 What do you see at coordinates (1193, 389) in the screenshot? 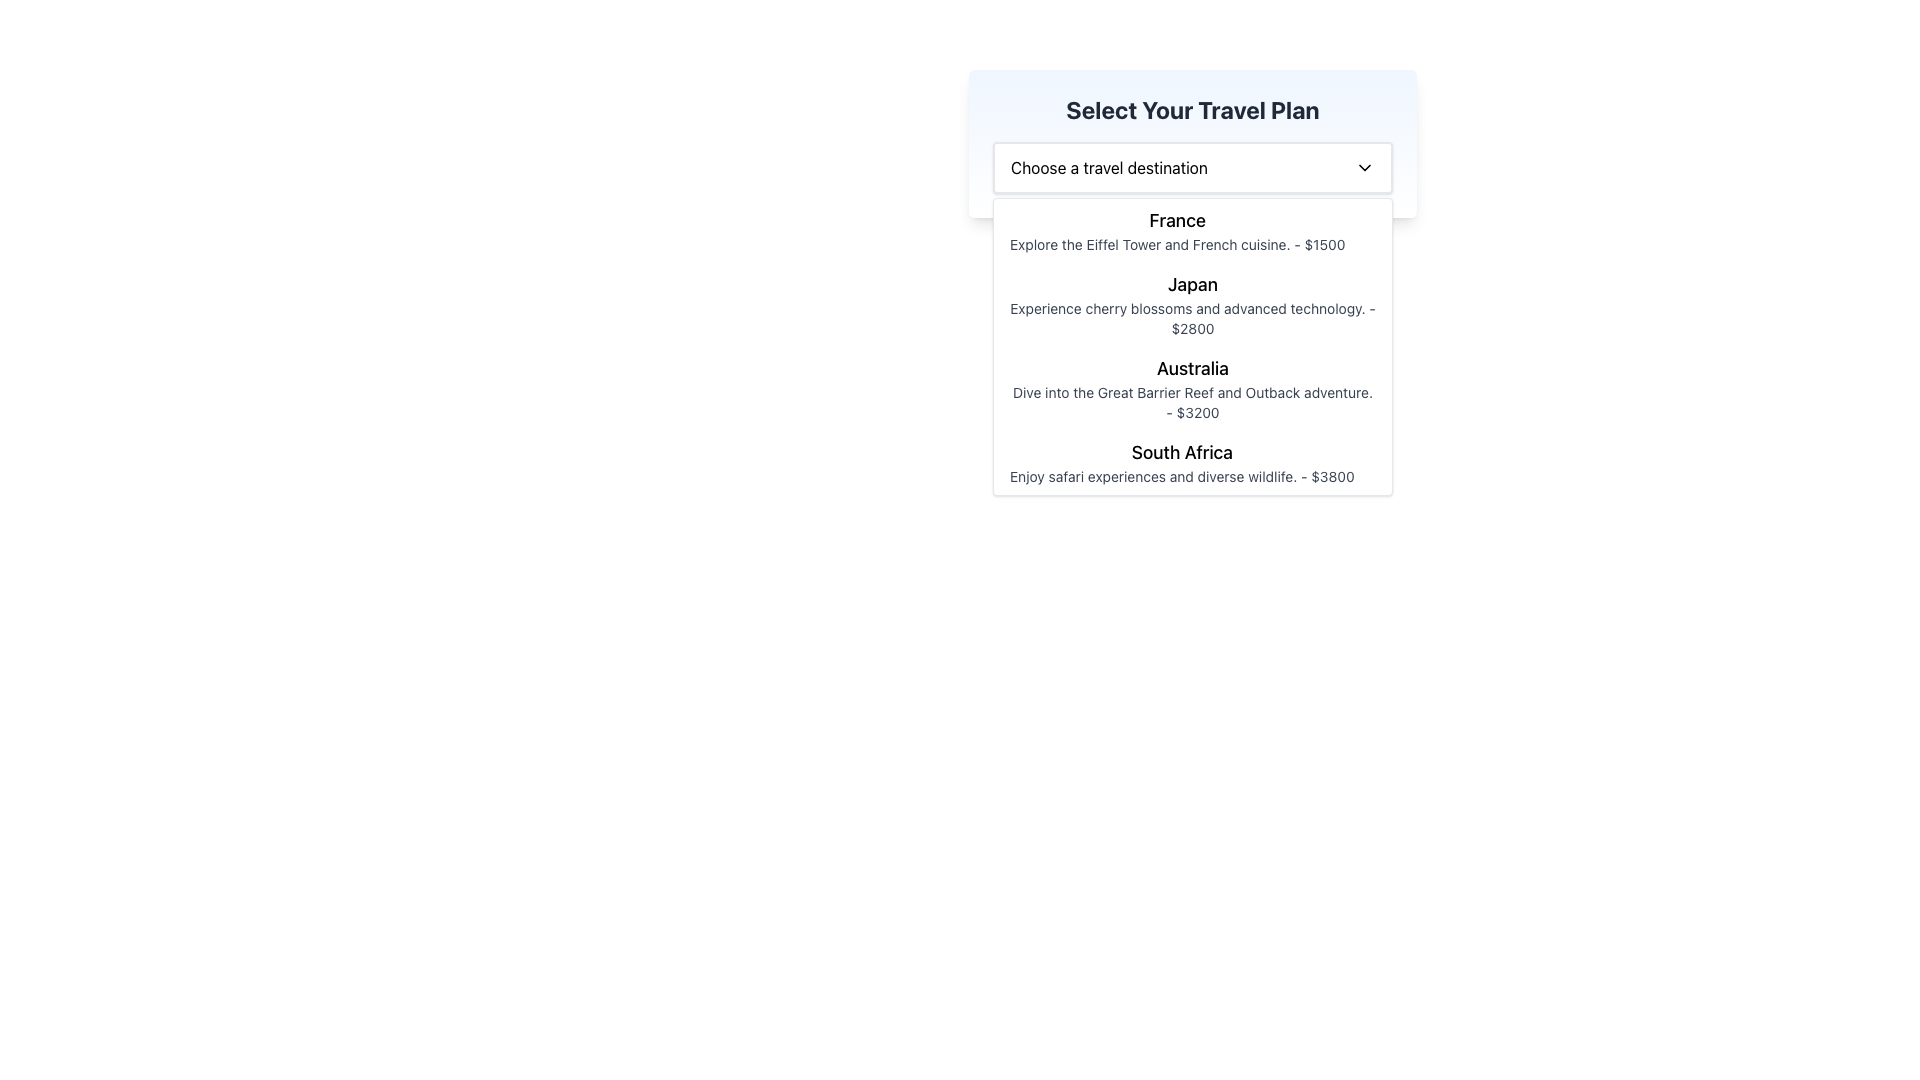
I see `the third option in the dropdown menu that provides information about the travel package to Australia` at bounding box center [1193, 389].